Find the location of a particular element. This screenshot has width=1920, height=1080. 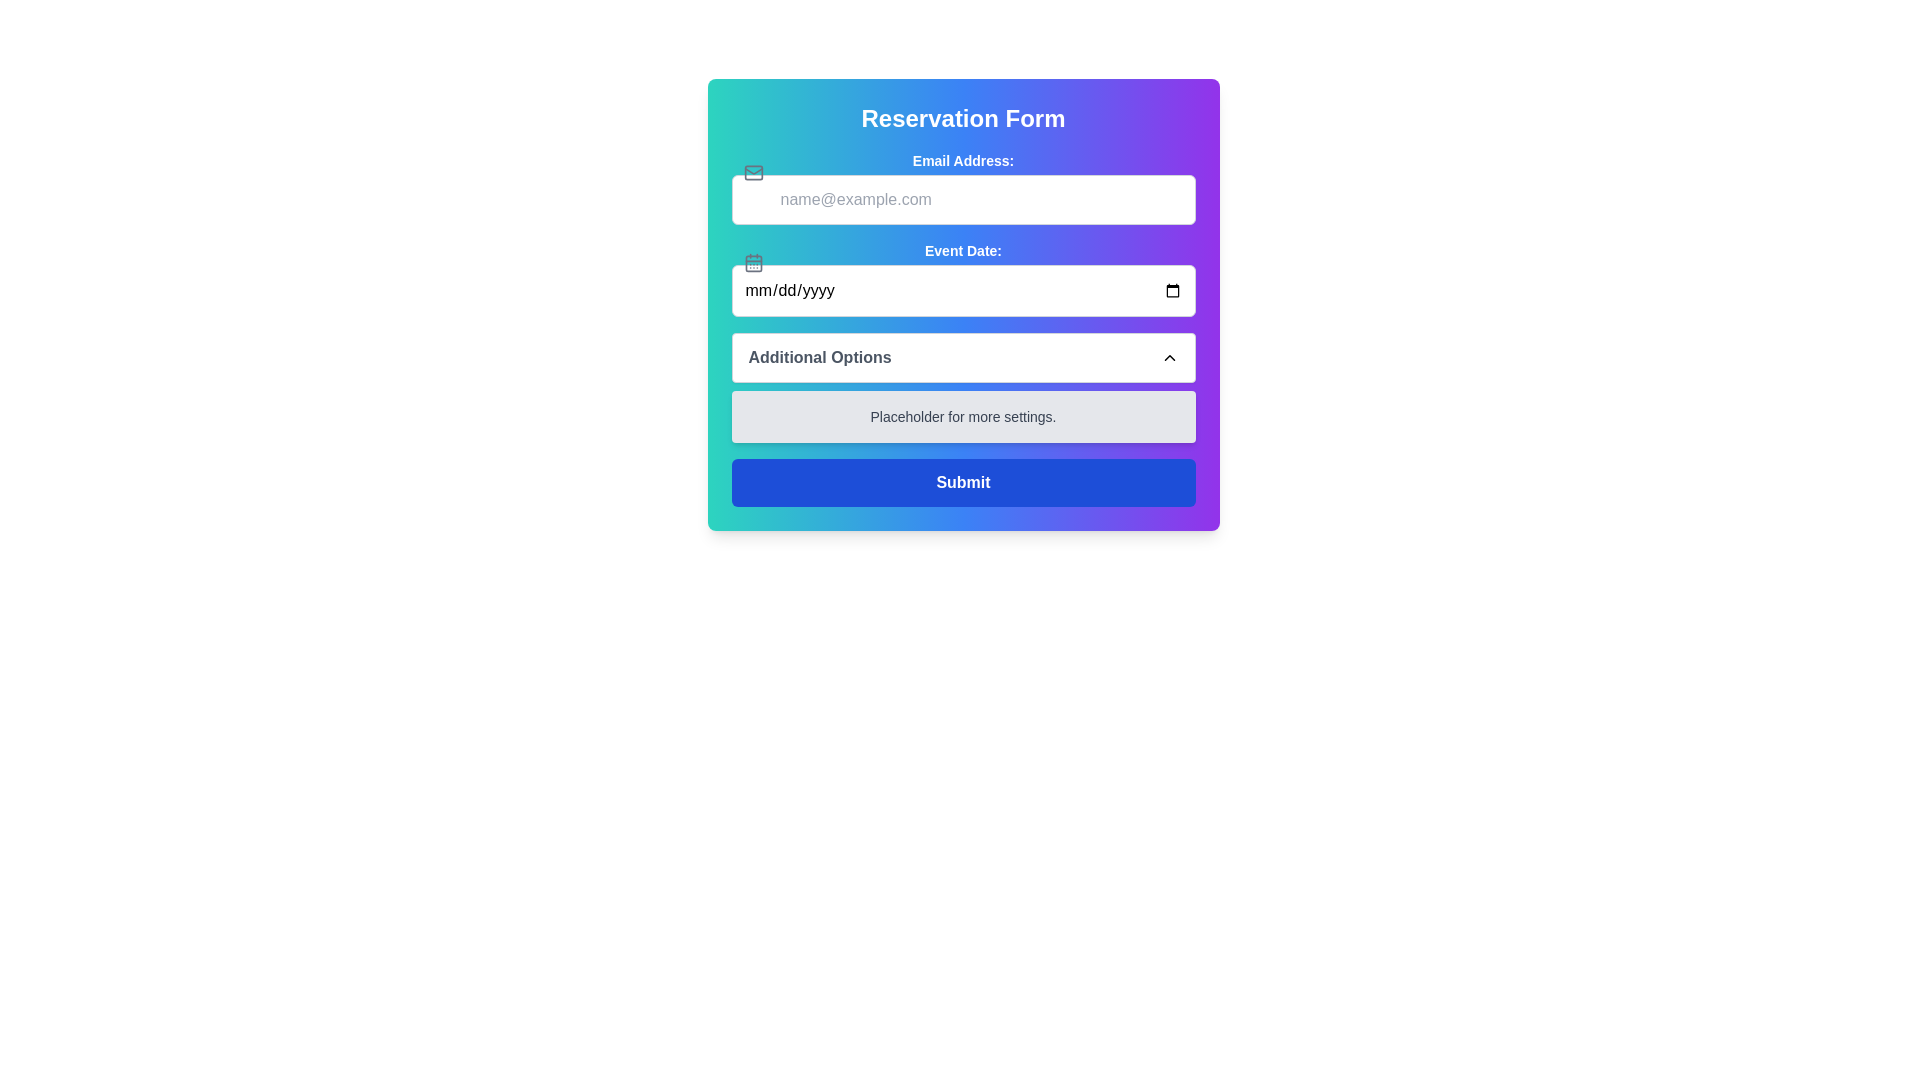

the envelope icon, which is a minimalistic SVG with a gray stroke, positioned to the left of the email input field labeled 'Email Address:' is located at coordinates (752, 172).